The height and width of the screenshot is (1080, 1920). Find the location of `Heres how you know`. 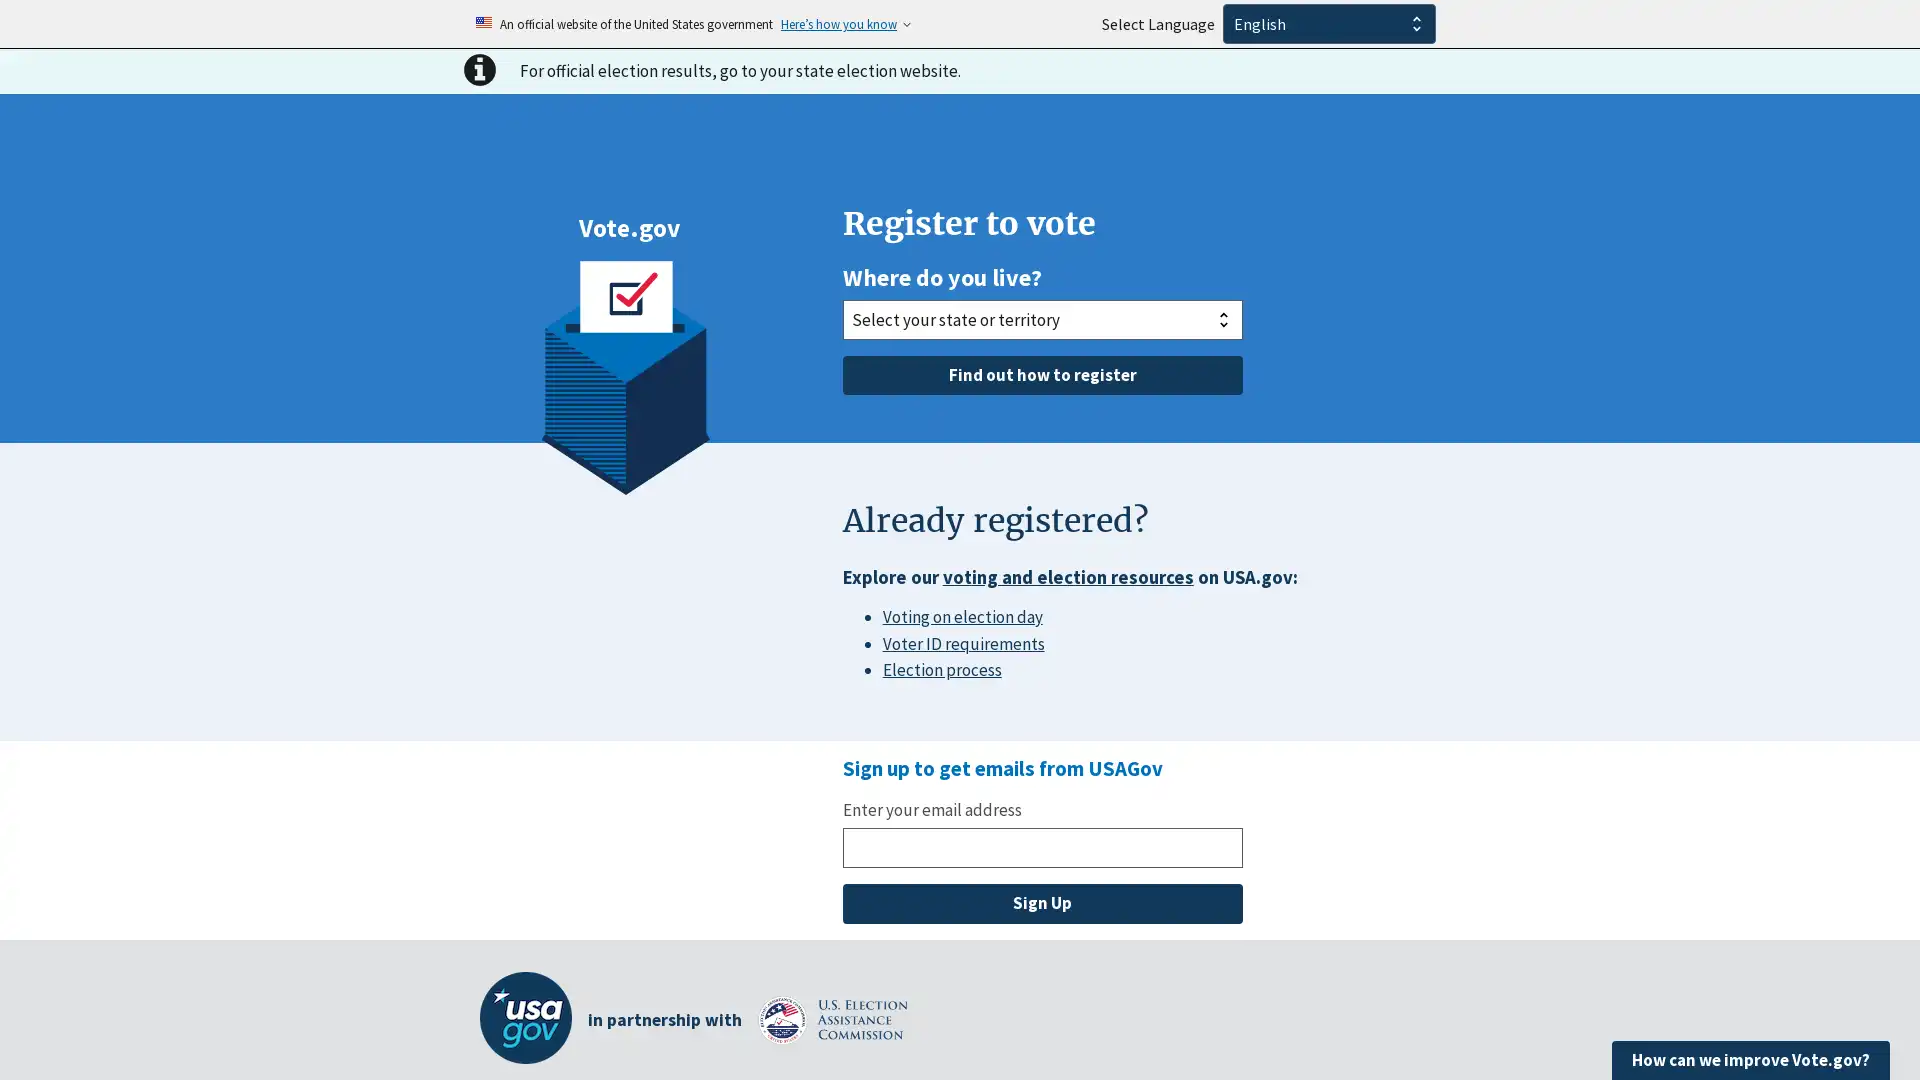

Heres how you know is located at coordinates (839, 23).